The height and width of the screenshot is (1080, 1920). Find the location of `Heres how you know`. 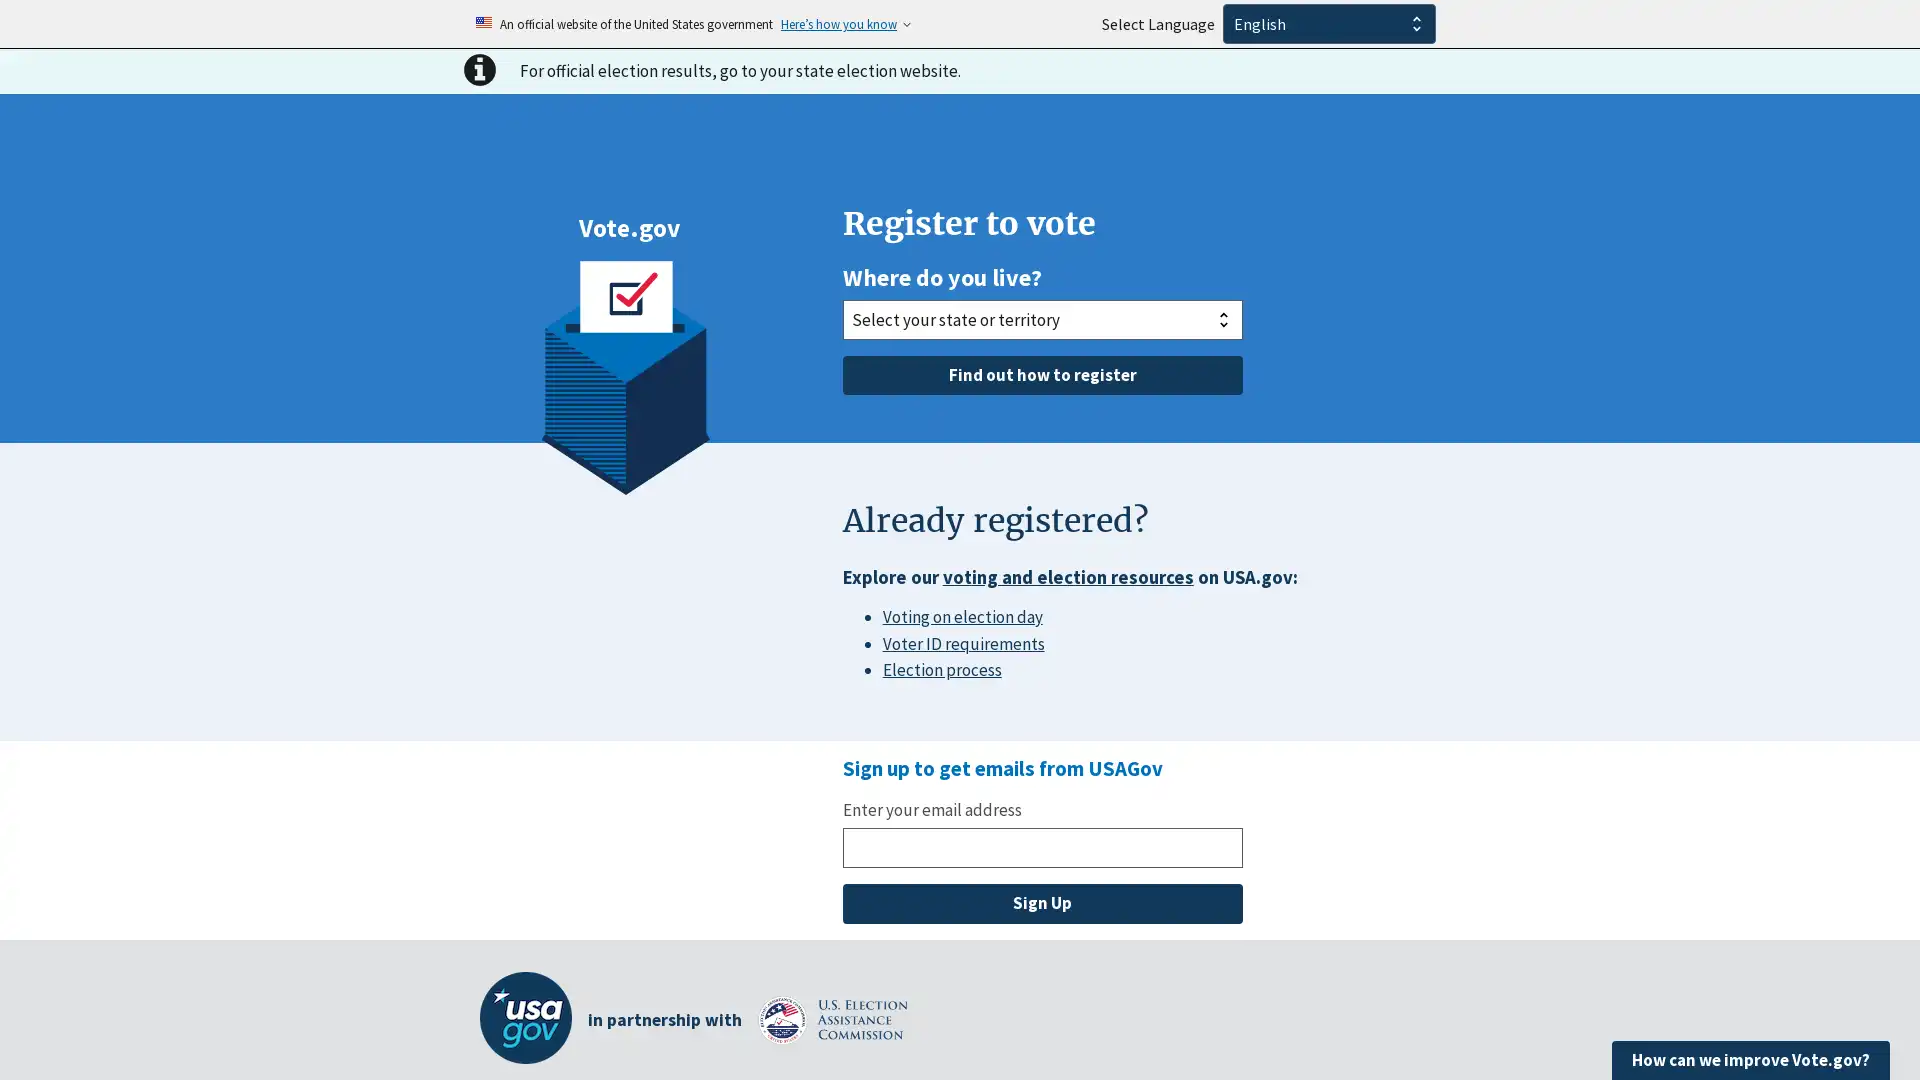

Heres how you know is located at coordinates (839, 23).